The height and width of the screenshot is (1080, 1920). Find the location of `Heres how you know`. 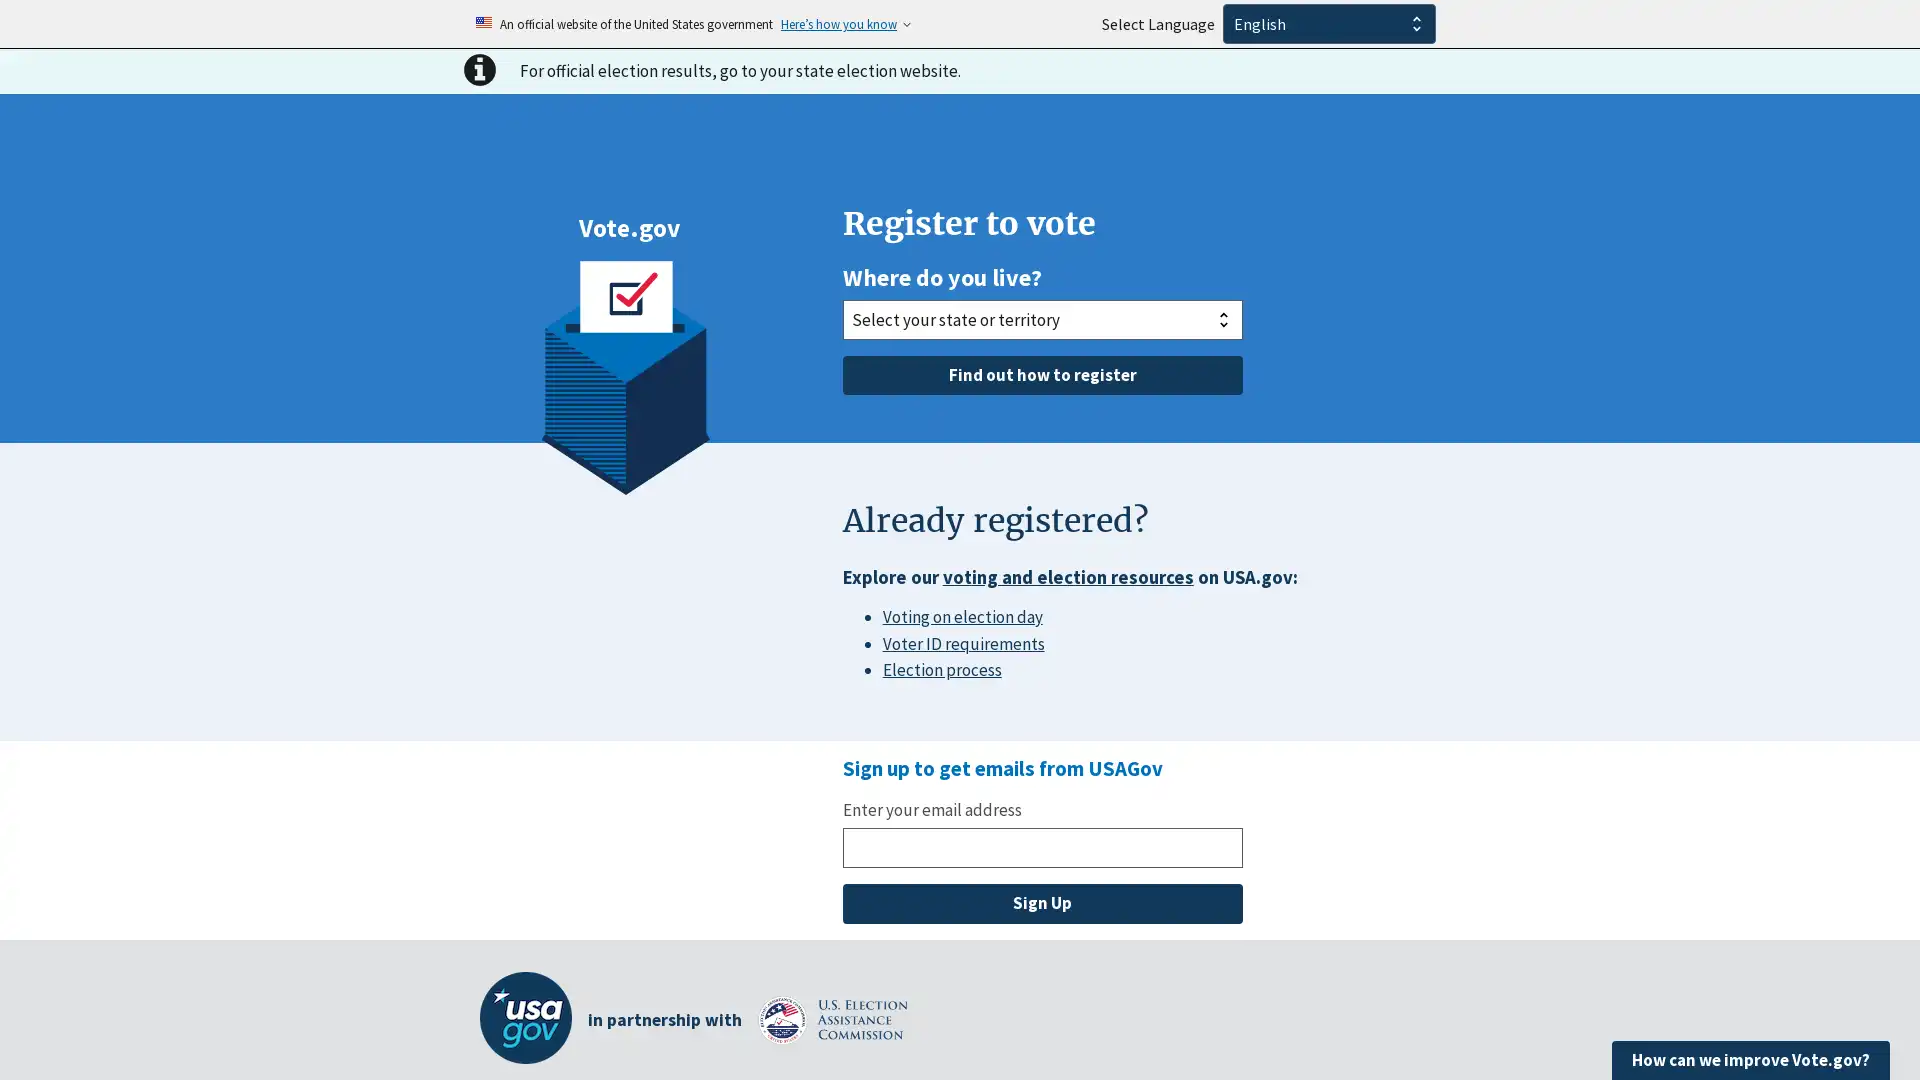

Heres how you know is located at coordinates (839, 23).